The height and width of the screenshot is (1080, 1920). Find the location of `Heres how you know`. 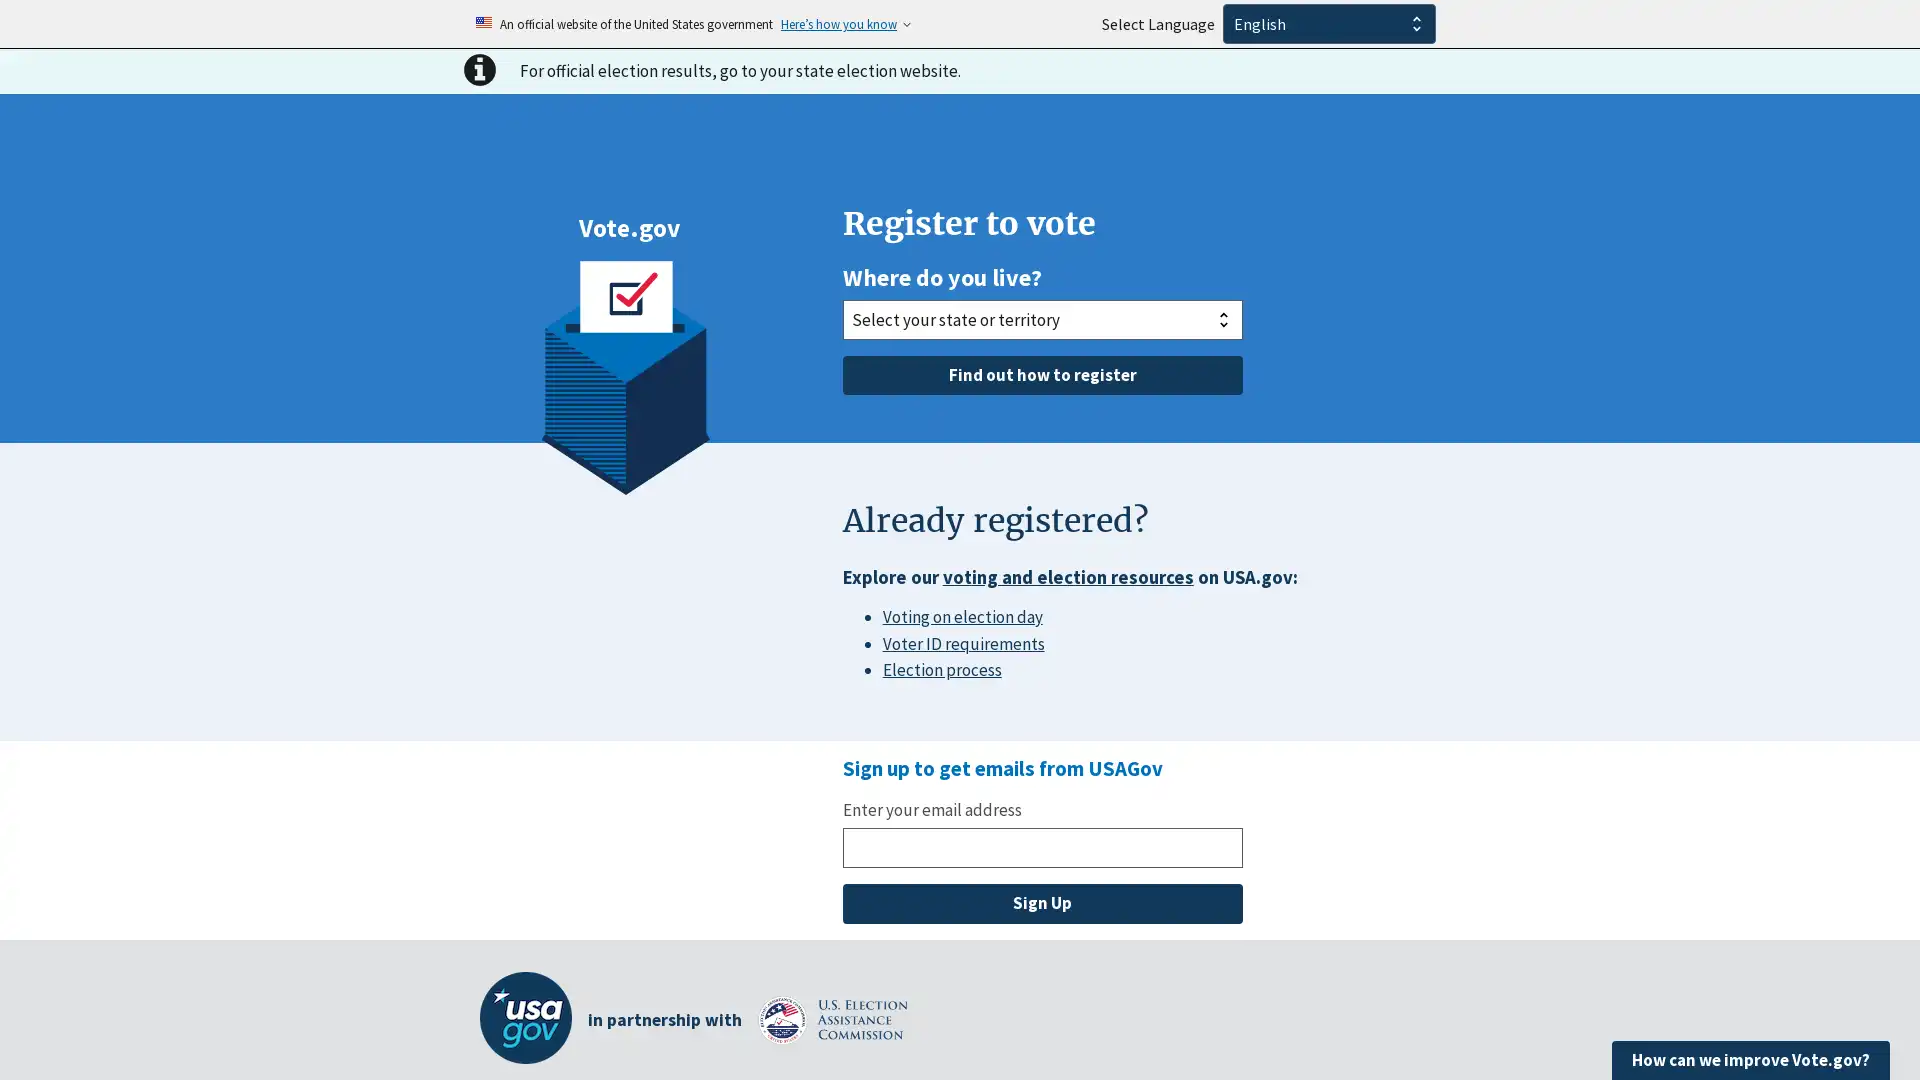

Heres how you know is located at coordinates (839, 23).